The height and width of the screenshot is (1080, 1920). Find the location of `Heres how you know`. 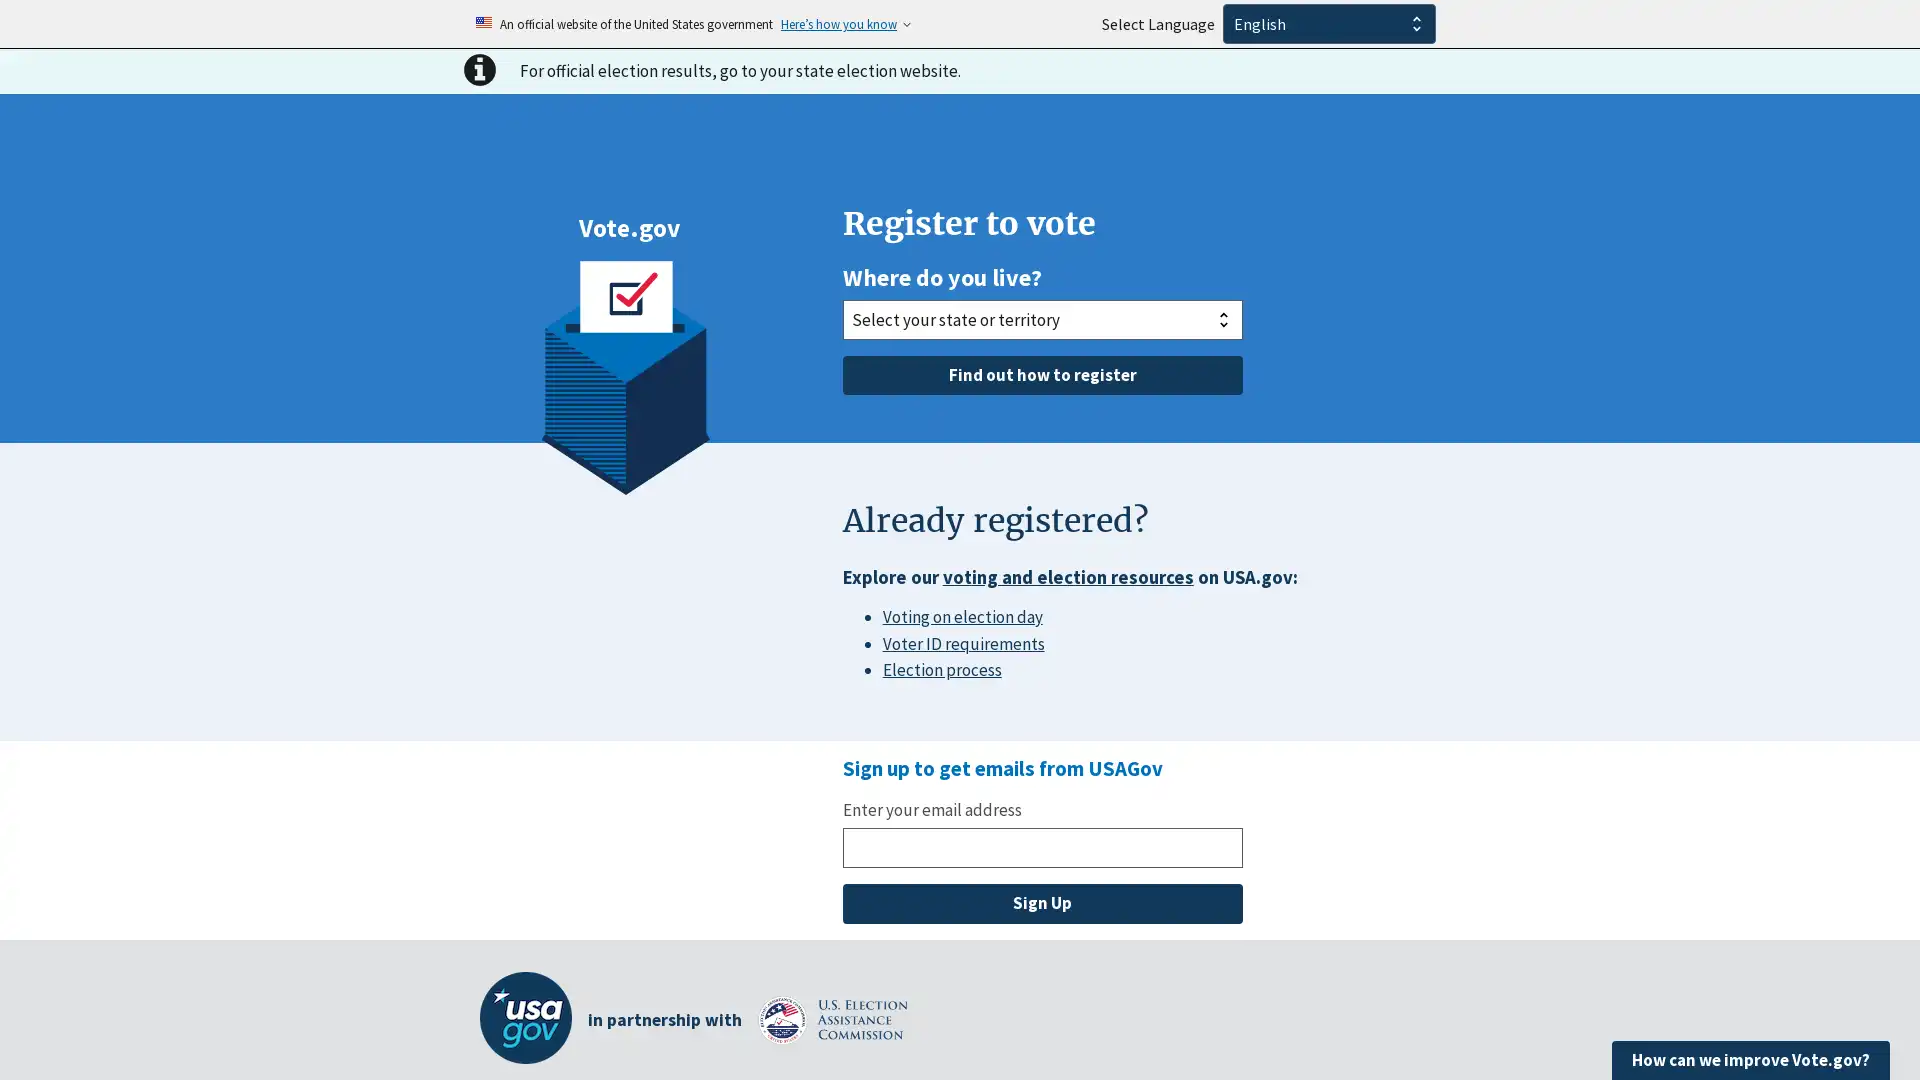

Heres how you know is located at coordinates (839, 23).